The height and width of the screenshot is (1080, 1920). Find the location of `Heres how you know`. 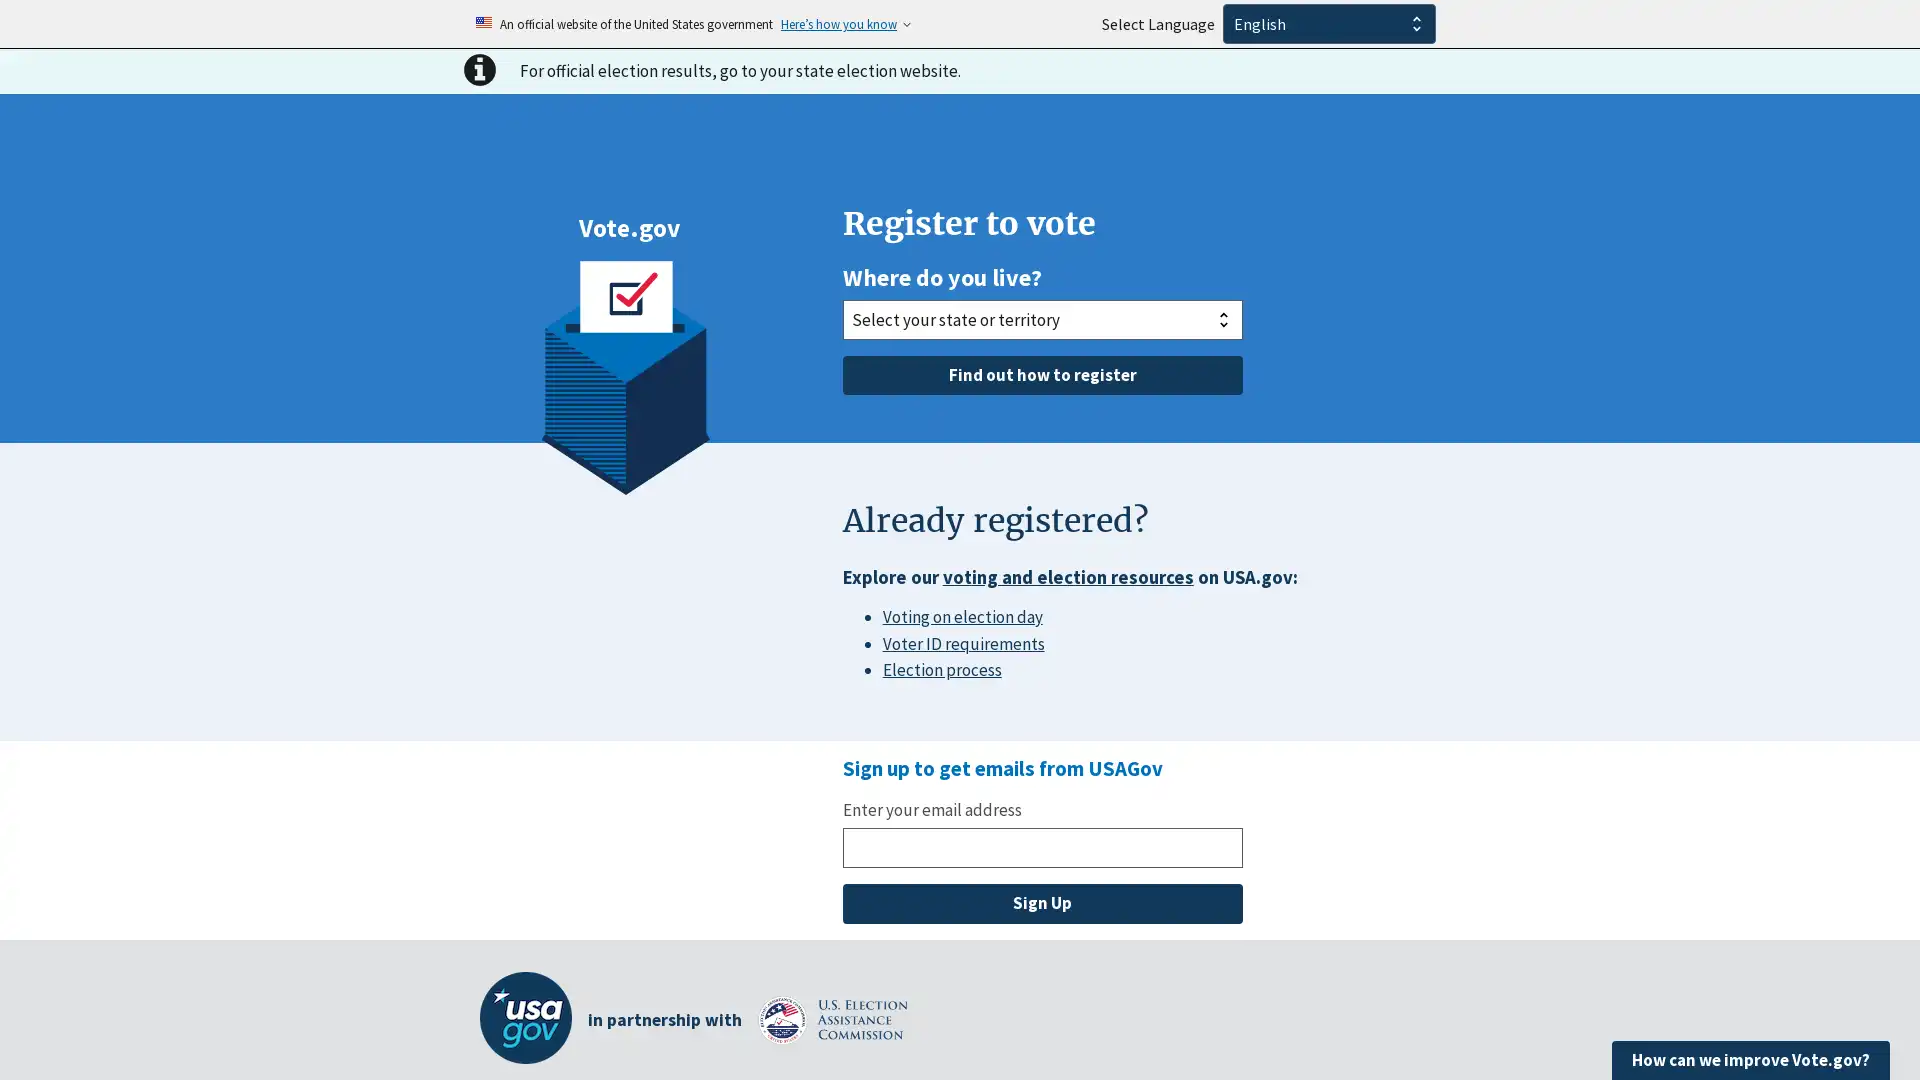

Heres how you know is located at coordinates (839, 23).